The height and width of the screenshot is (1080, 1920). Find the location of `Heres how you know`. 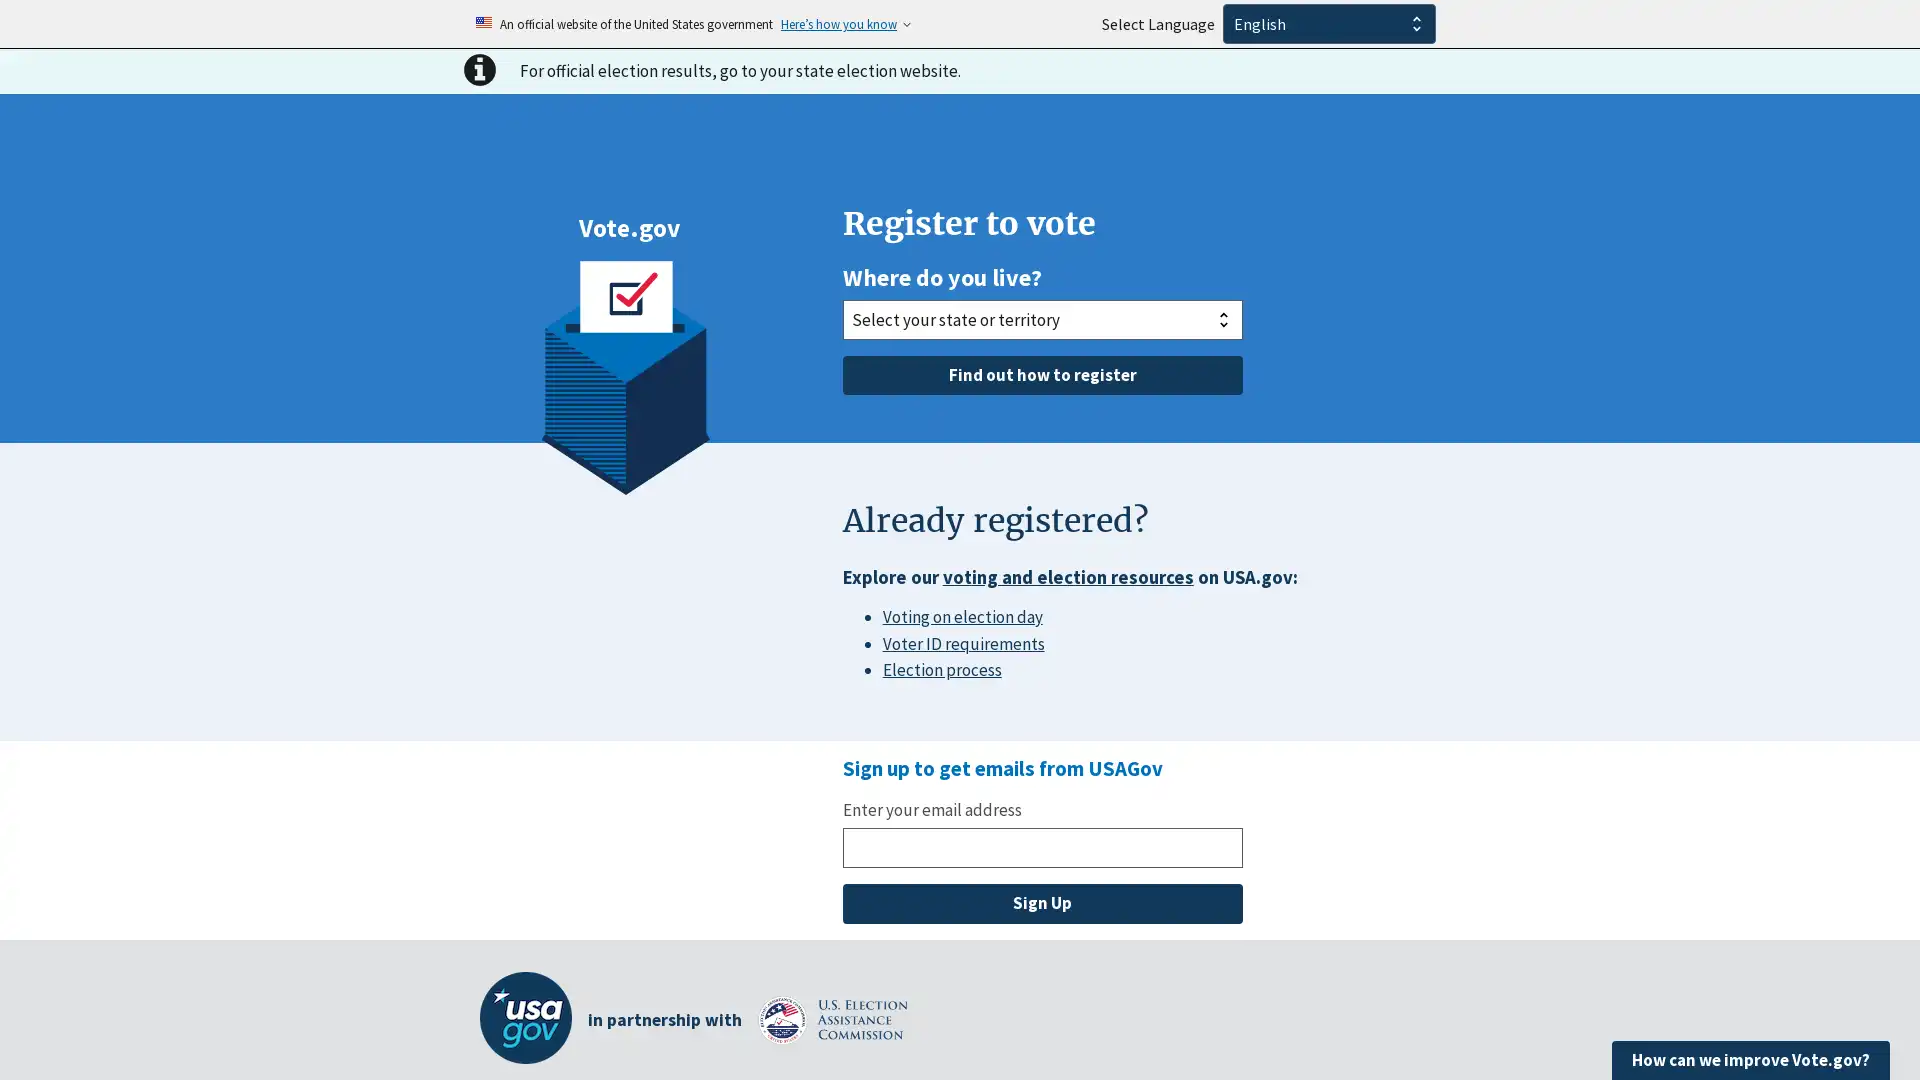

Heres how you know is located at coordinates (839, 23).